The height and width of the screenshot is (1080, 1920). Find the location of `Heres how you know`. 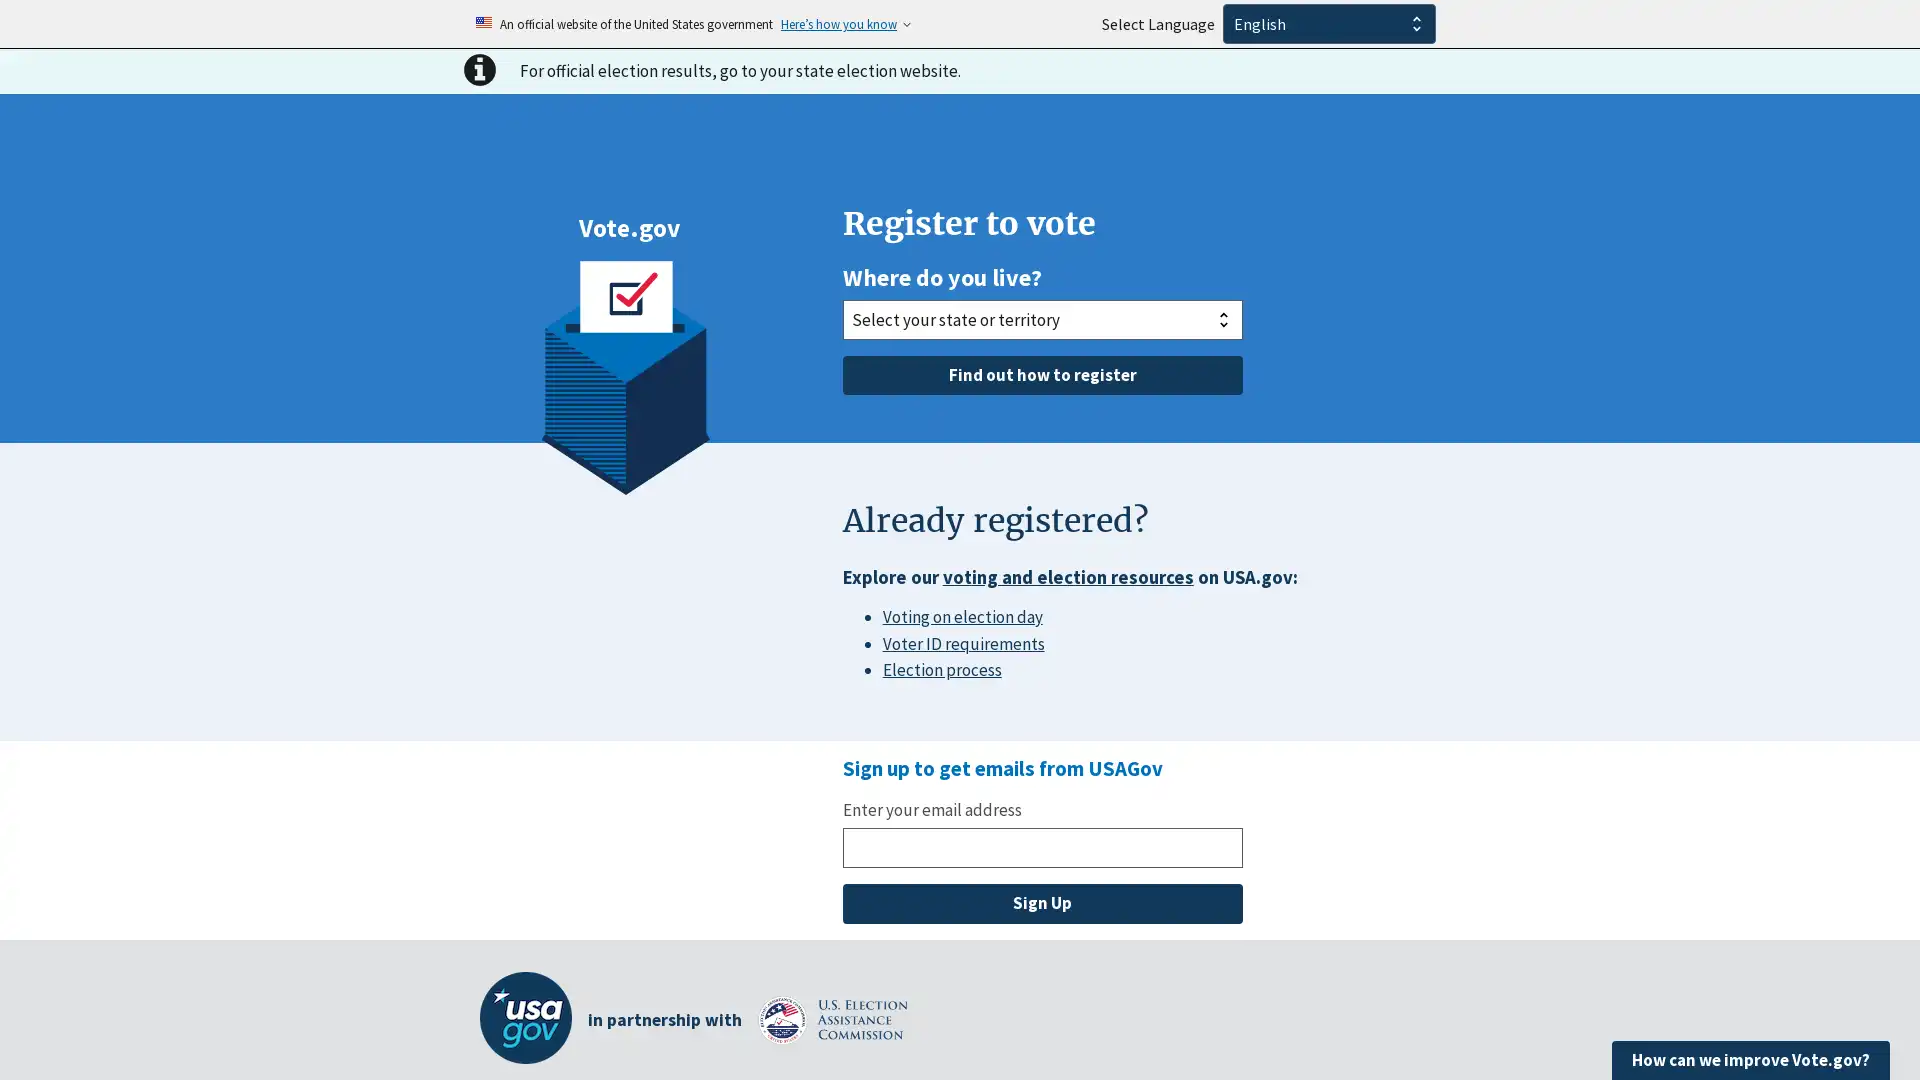

Heres how you know is located at coordinates (839, 23).